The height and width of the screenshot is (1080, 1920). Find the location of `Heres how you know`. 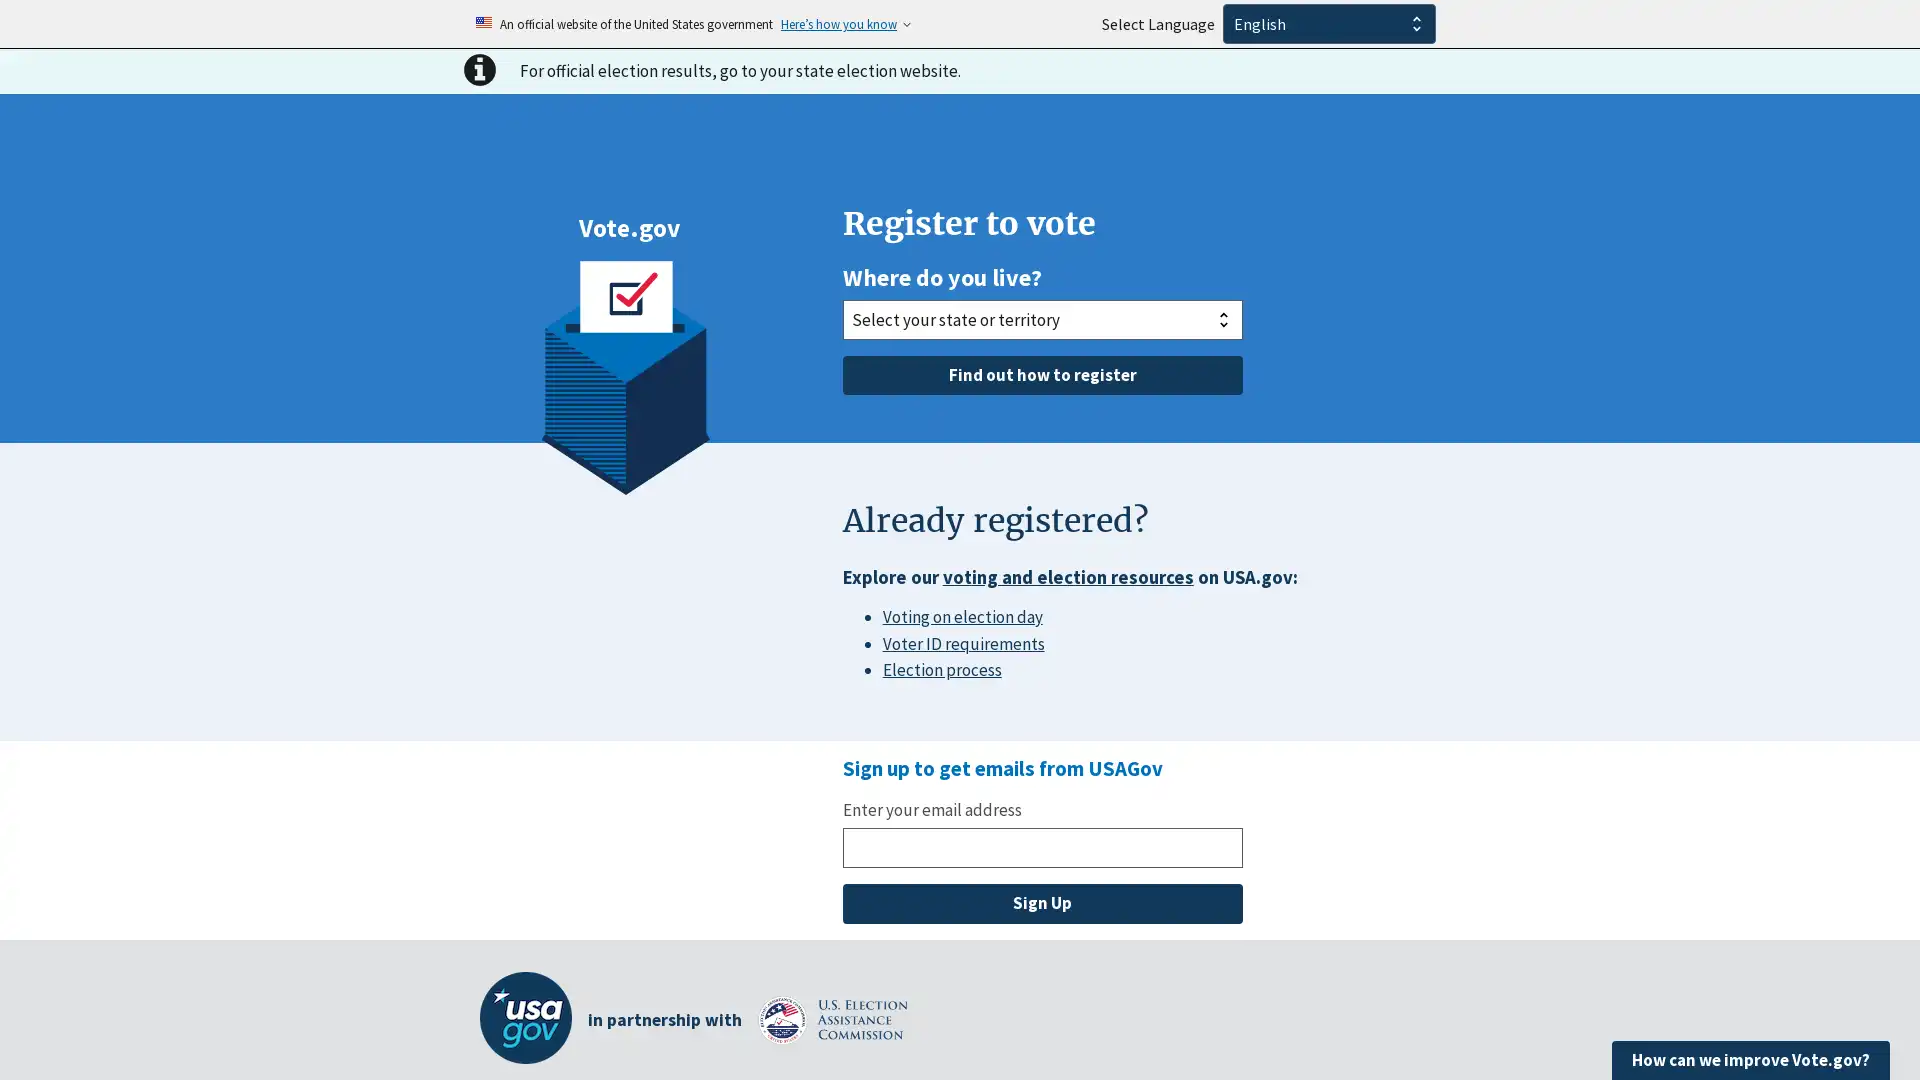

Heres how you know is located at coordinates (839, 23).